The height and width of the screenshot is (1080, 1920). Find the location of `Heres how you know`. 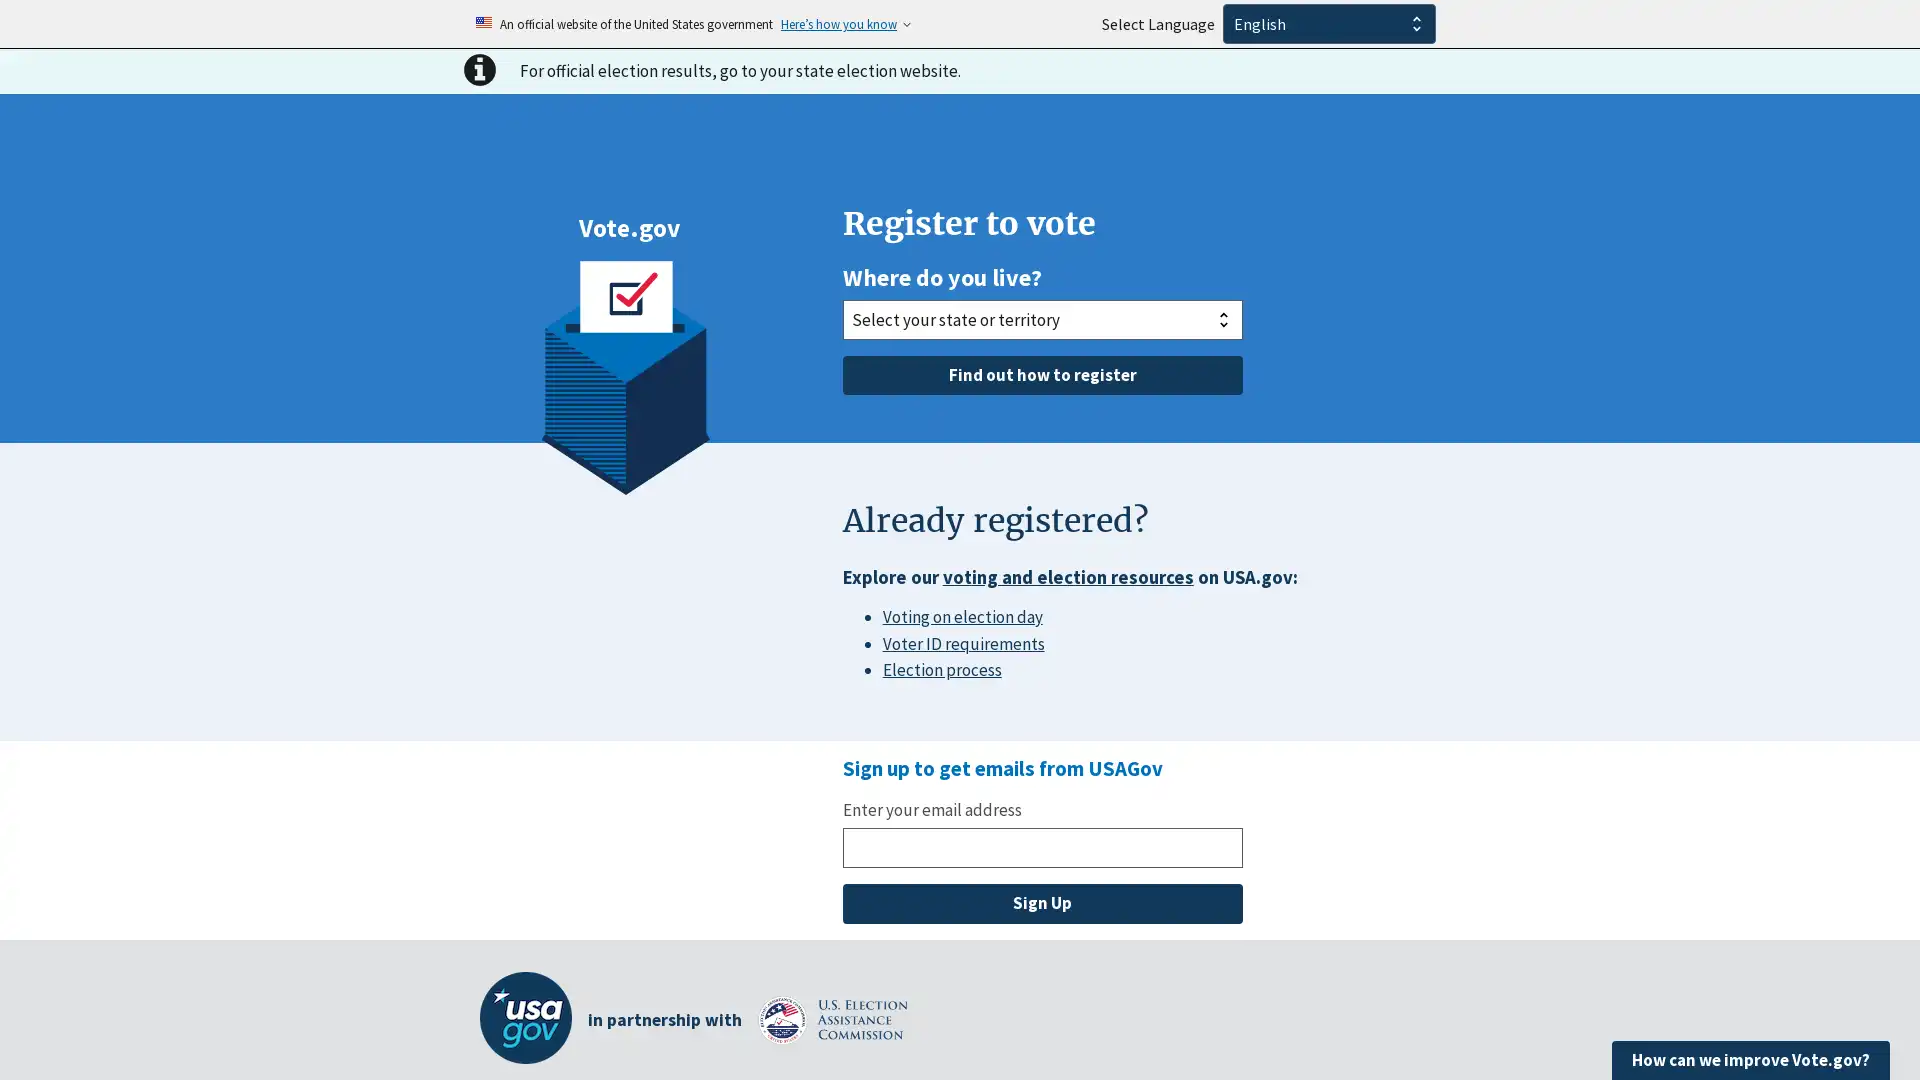

Heres how you know is located at coordinates (839, 23).